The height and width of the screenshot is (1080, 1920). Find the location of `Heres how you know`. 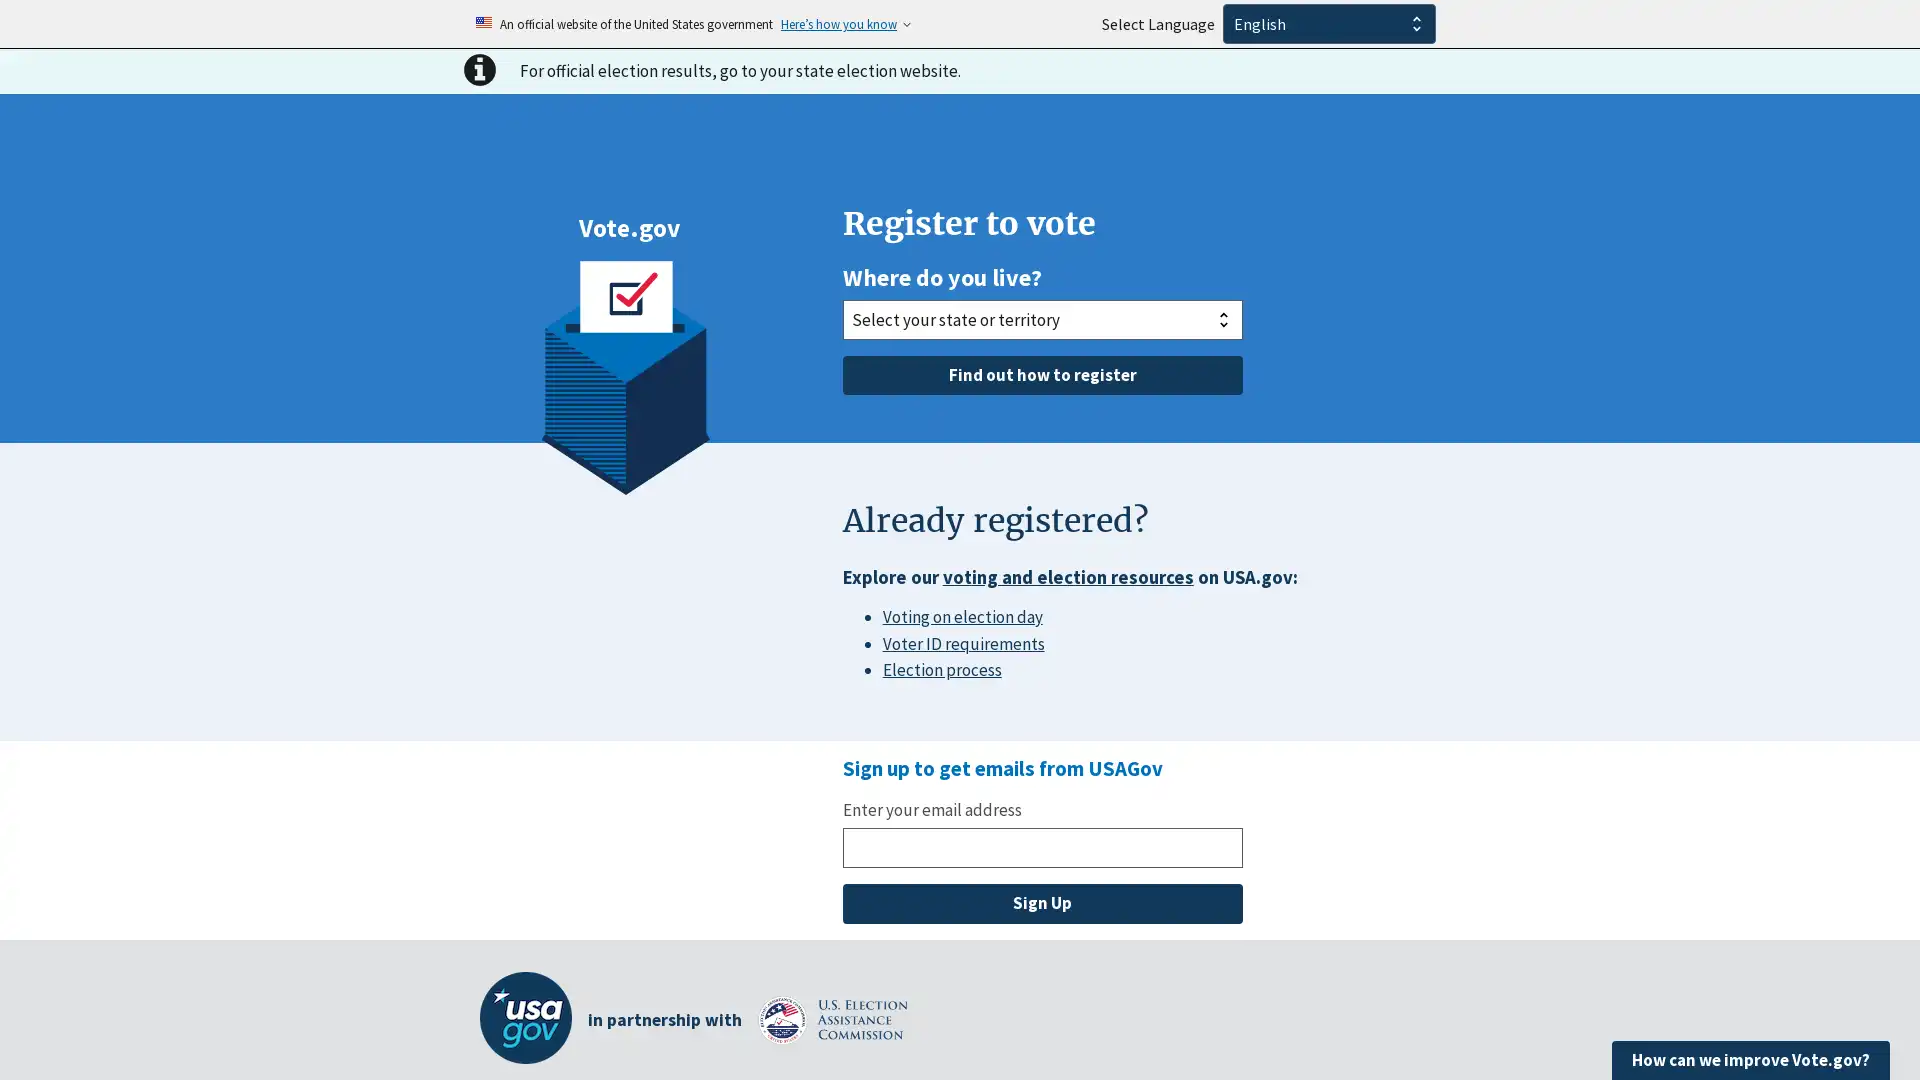

Heres how you know is located at coordinates (839, 23).